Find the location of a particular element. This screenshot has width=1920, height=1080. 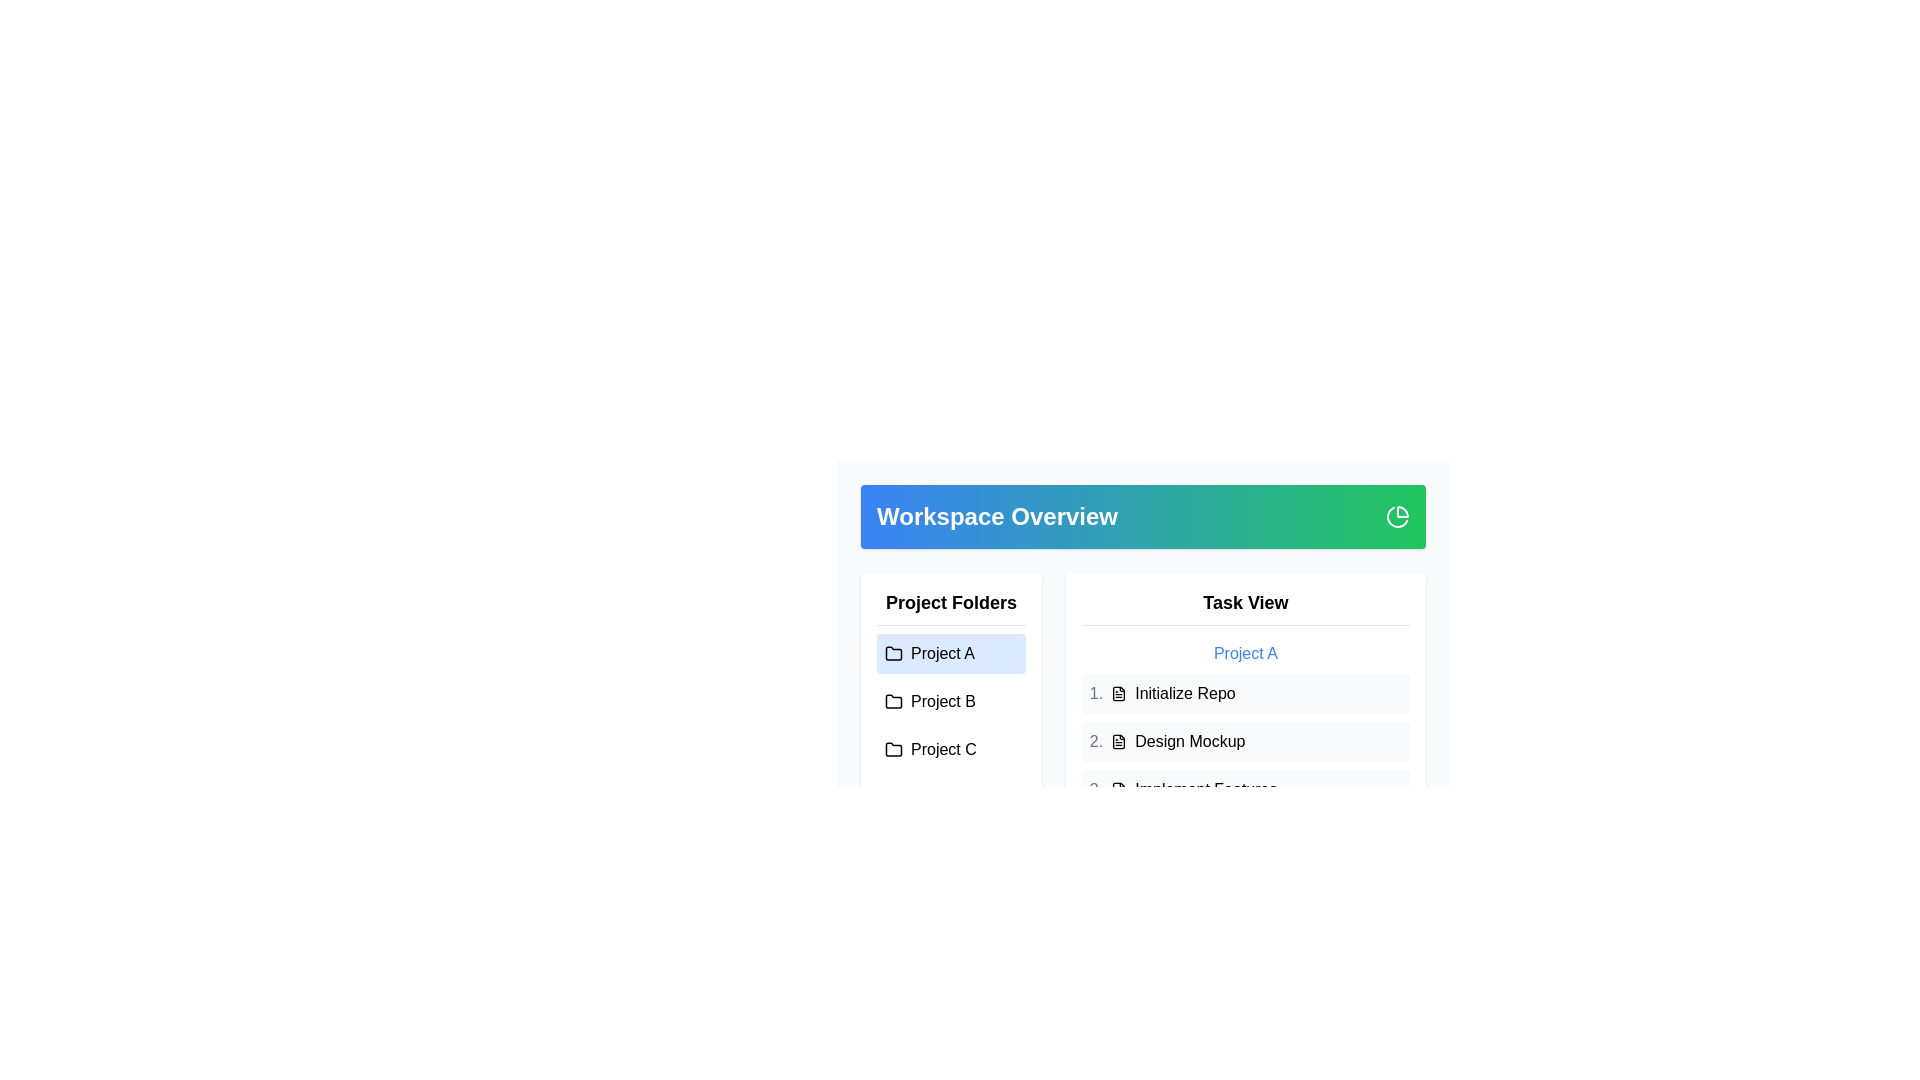

the project folder icon located to the left of the text 'Project A' in the 'Project Folders' section to interact with it is located at coordinates (892, 654).